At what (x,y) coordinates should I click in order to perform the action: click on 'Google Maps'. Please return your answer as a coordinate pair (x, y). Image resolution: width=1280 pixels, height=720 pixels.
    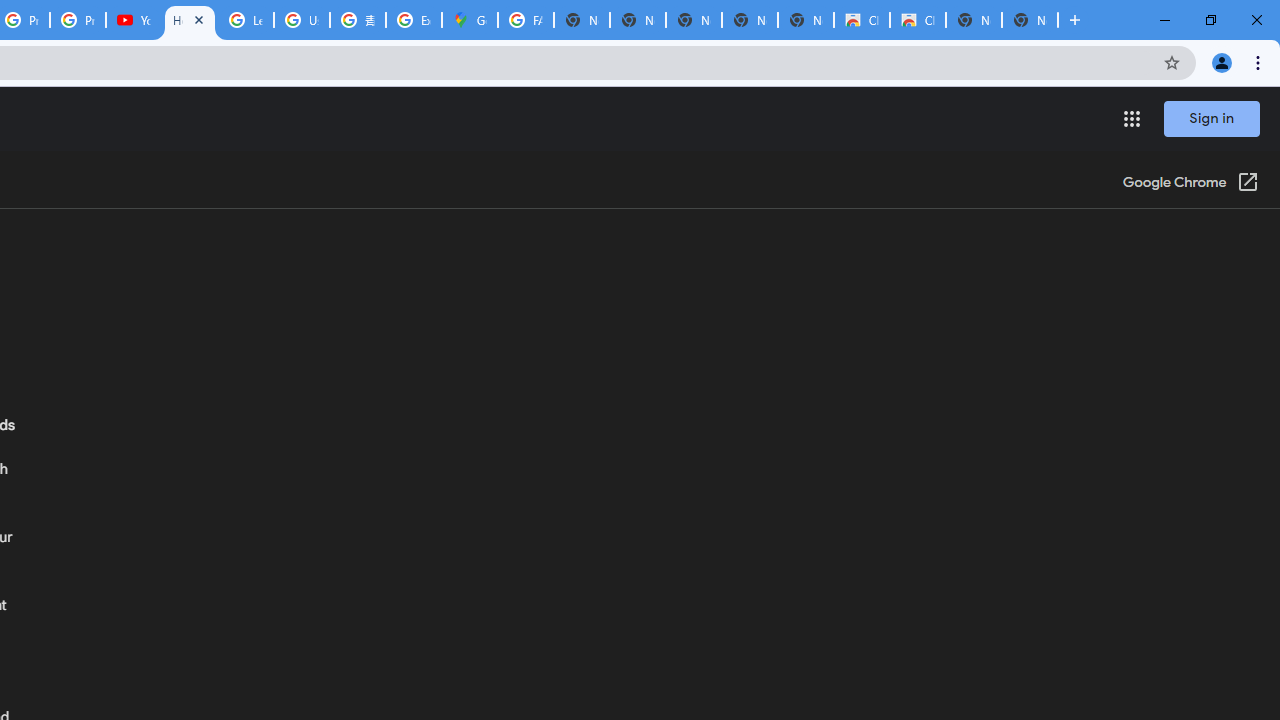
    Looking at the image, I should click on (468, 20).